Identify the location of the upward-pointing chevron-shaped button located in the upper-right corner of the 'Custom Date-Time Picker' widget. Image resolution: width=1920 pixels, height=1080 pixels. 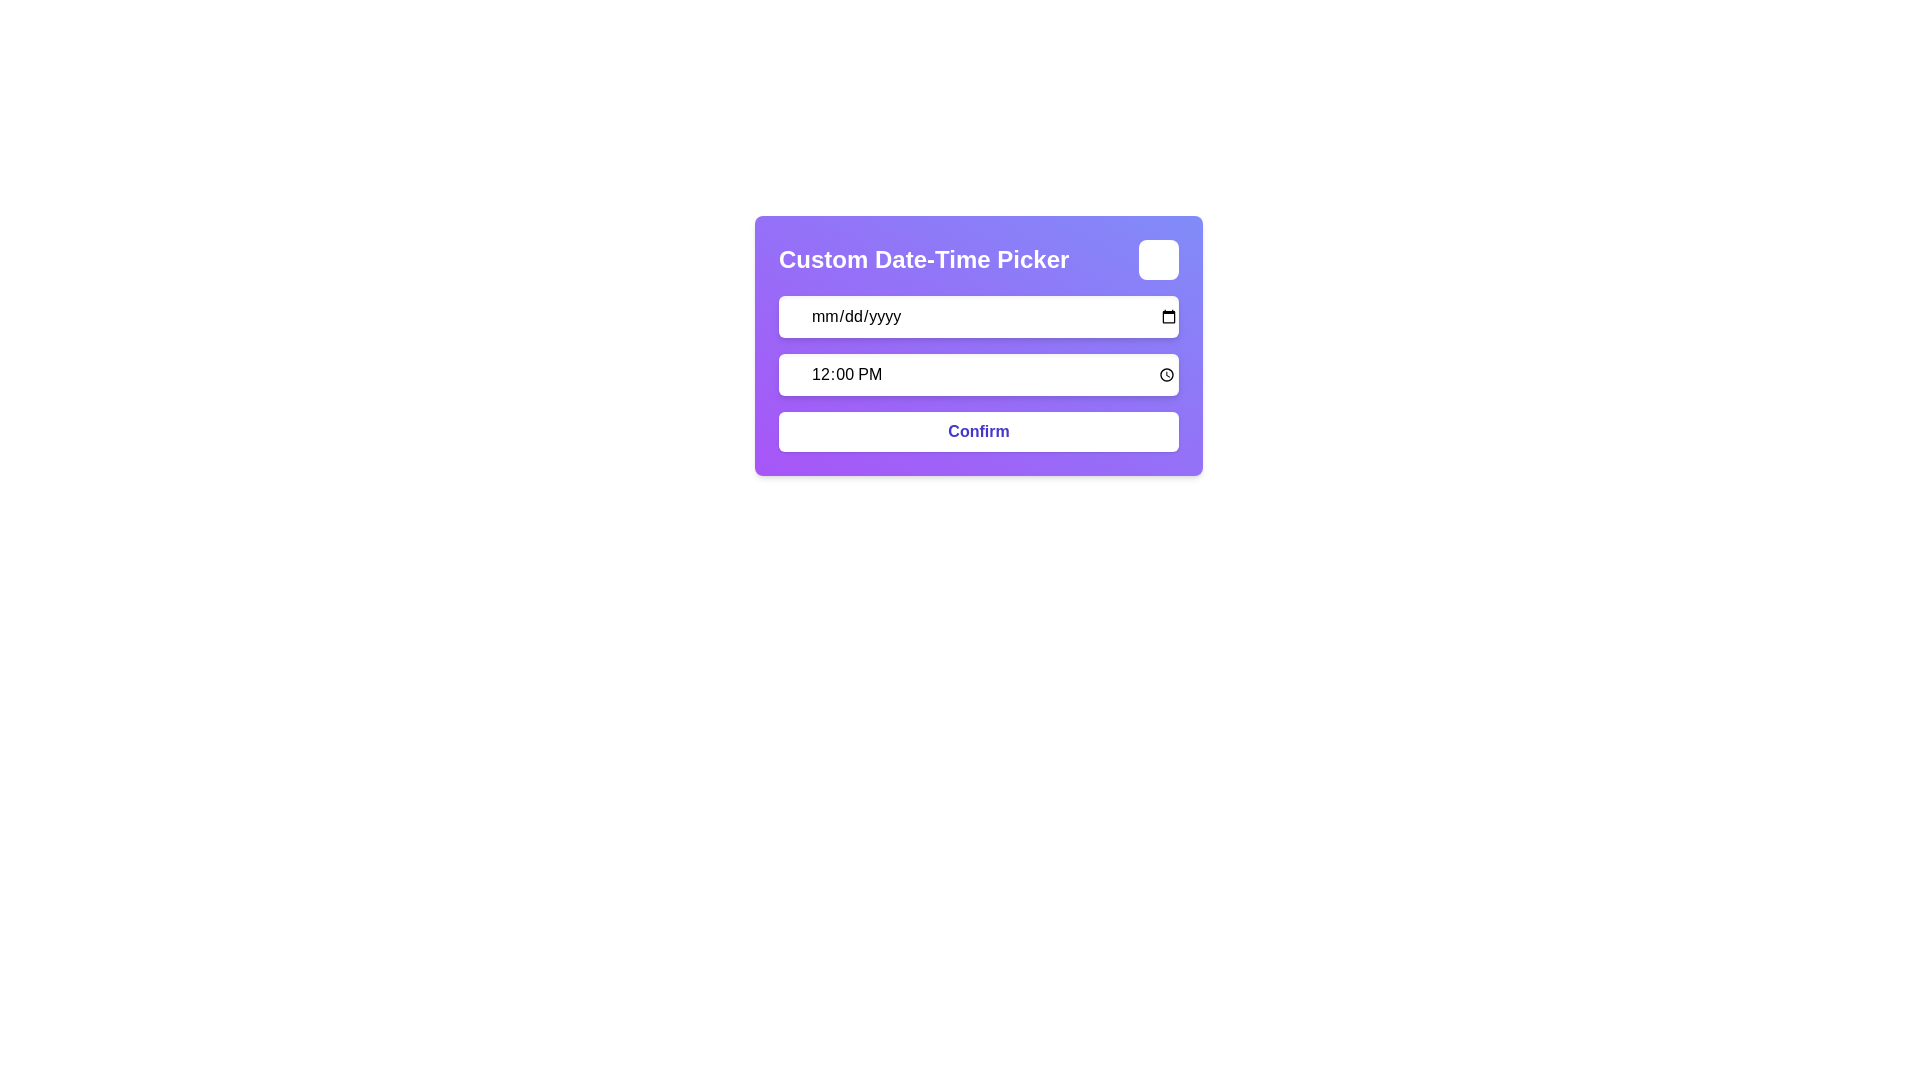
(1158, 258).